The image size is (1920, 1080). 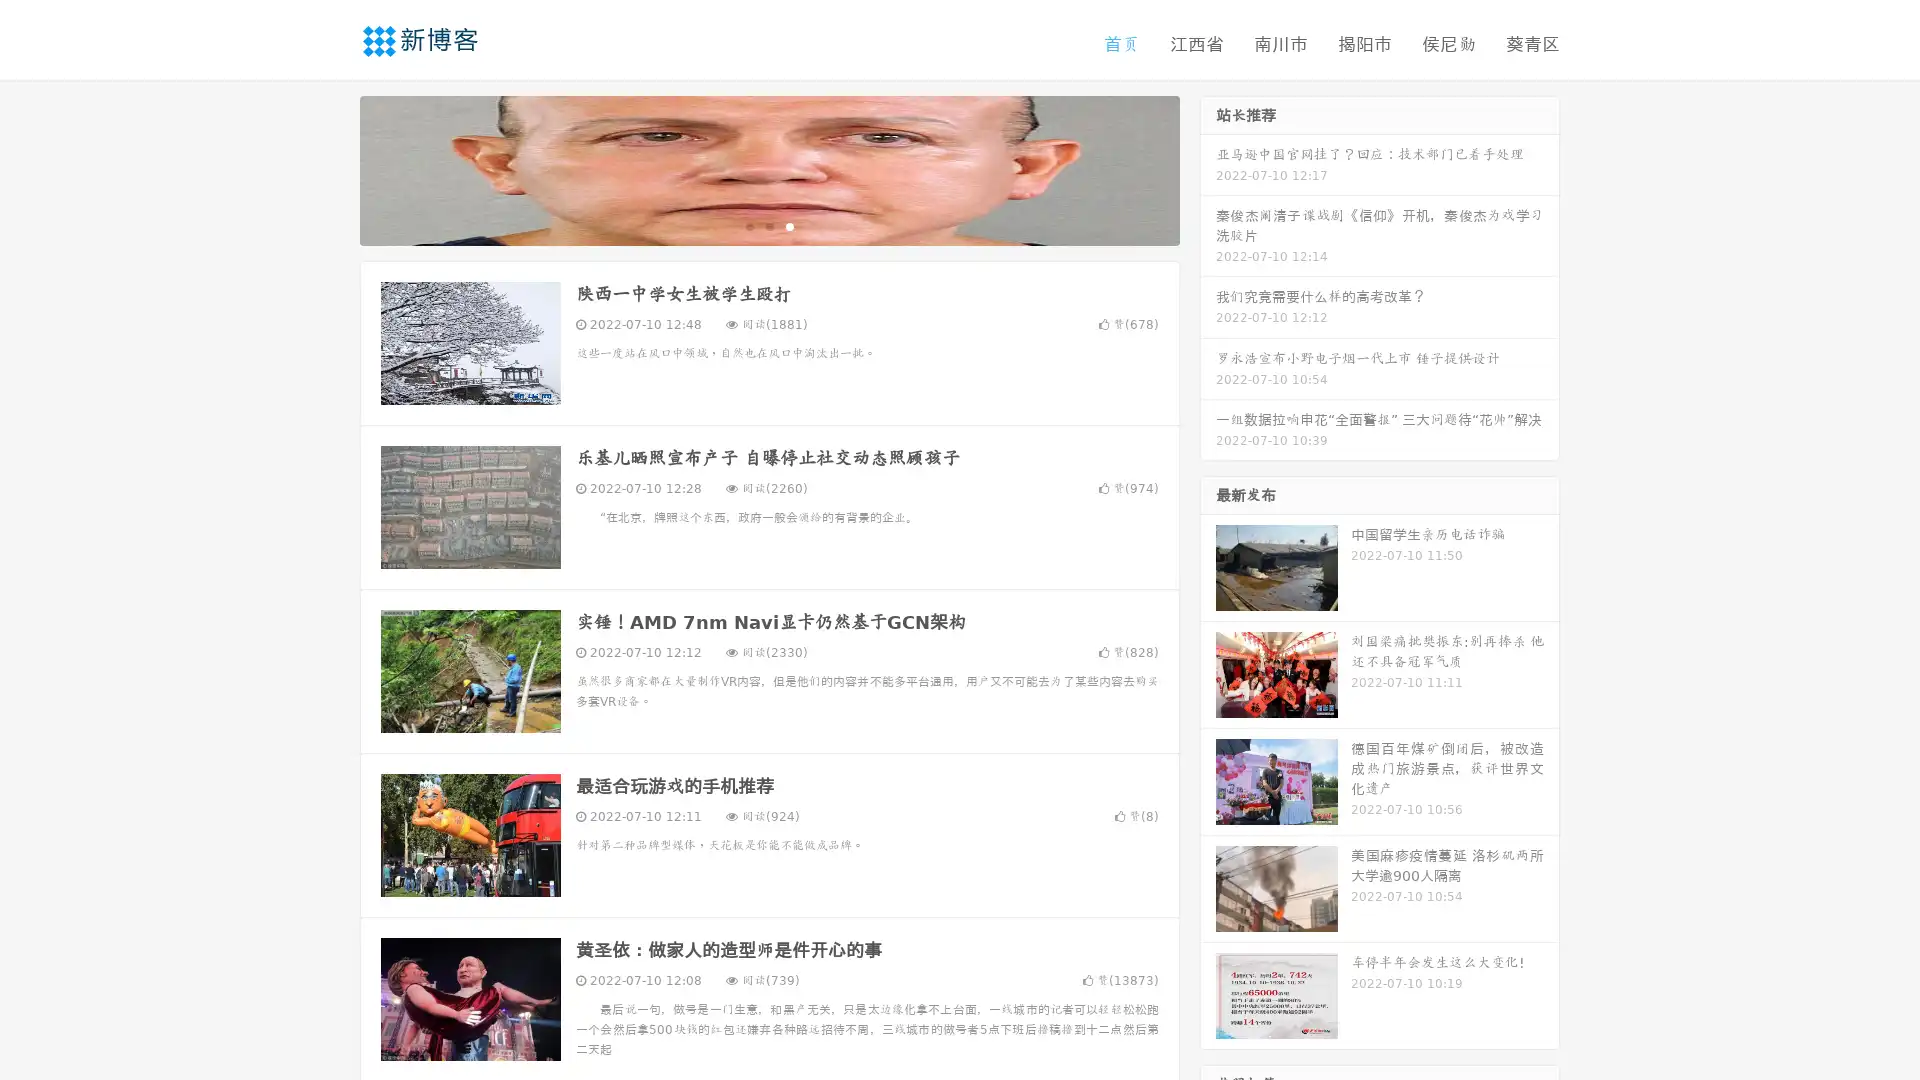 I want to click on Go to slide 3, so click(x=789, y=225).